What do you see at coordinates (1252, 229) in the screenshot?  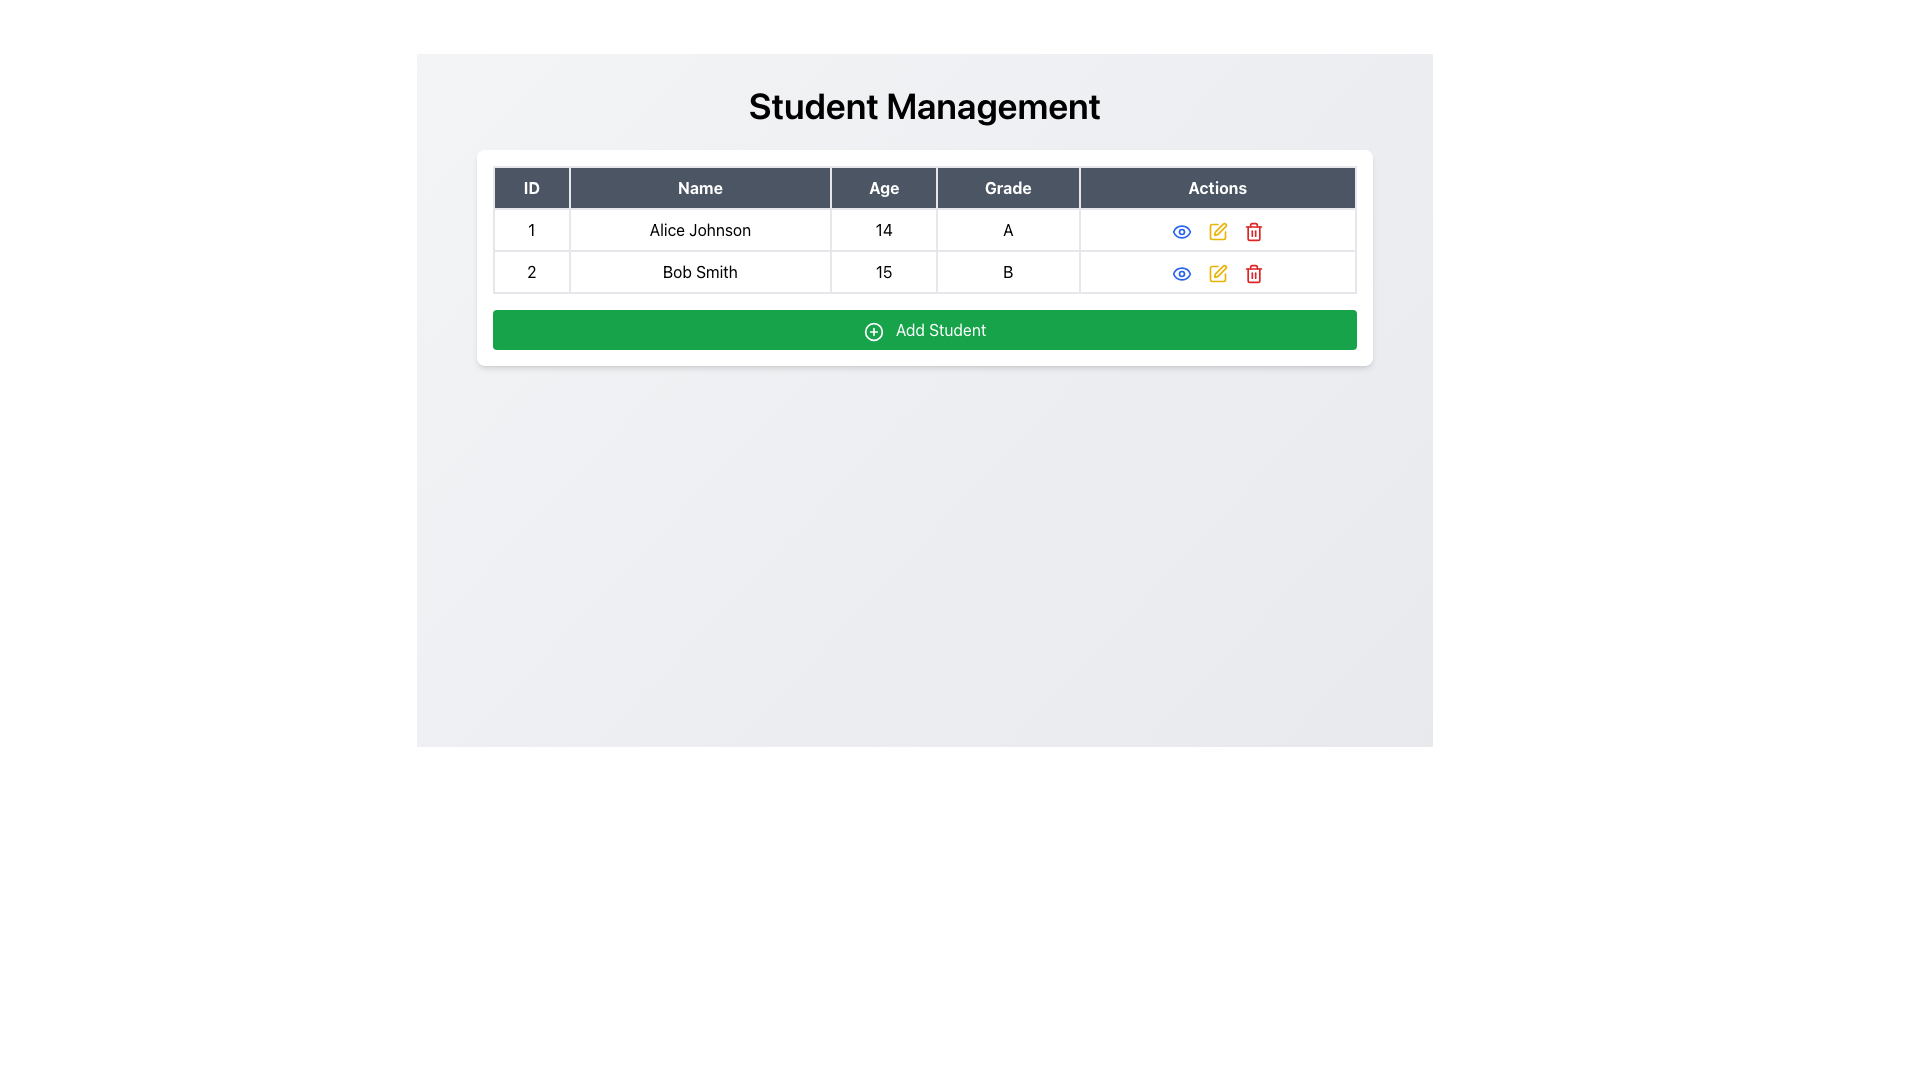 I see `the red trash bin icon in the Actions column of the first row of the table` at bounding box center [1252, 229].